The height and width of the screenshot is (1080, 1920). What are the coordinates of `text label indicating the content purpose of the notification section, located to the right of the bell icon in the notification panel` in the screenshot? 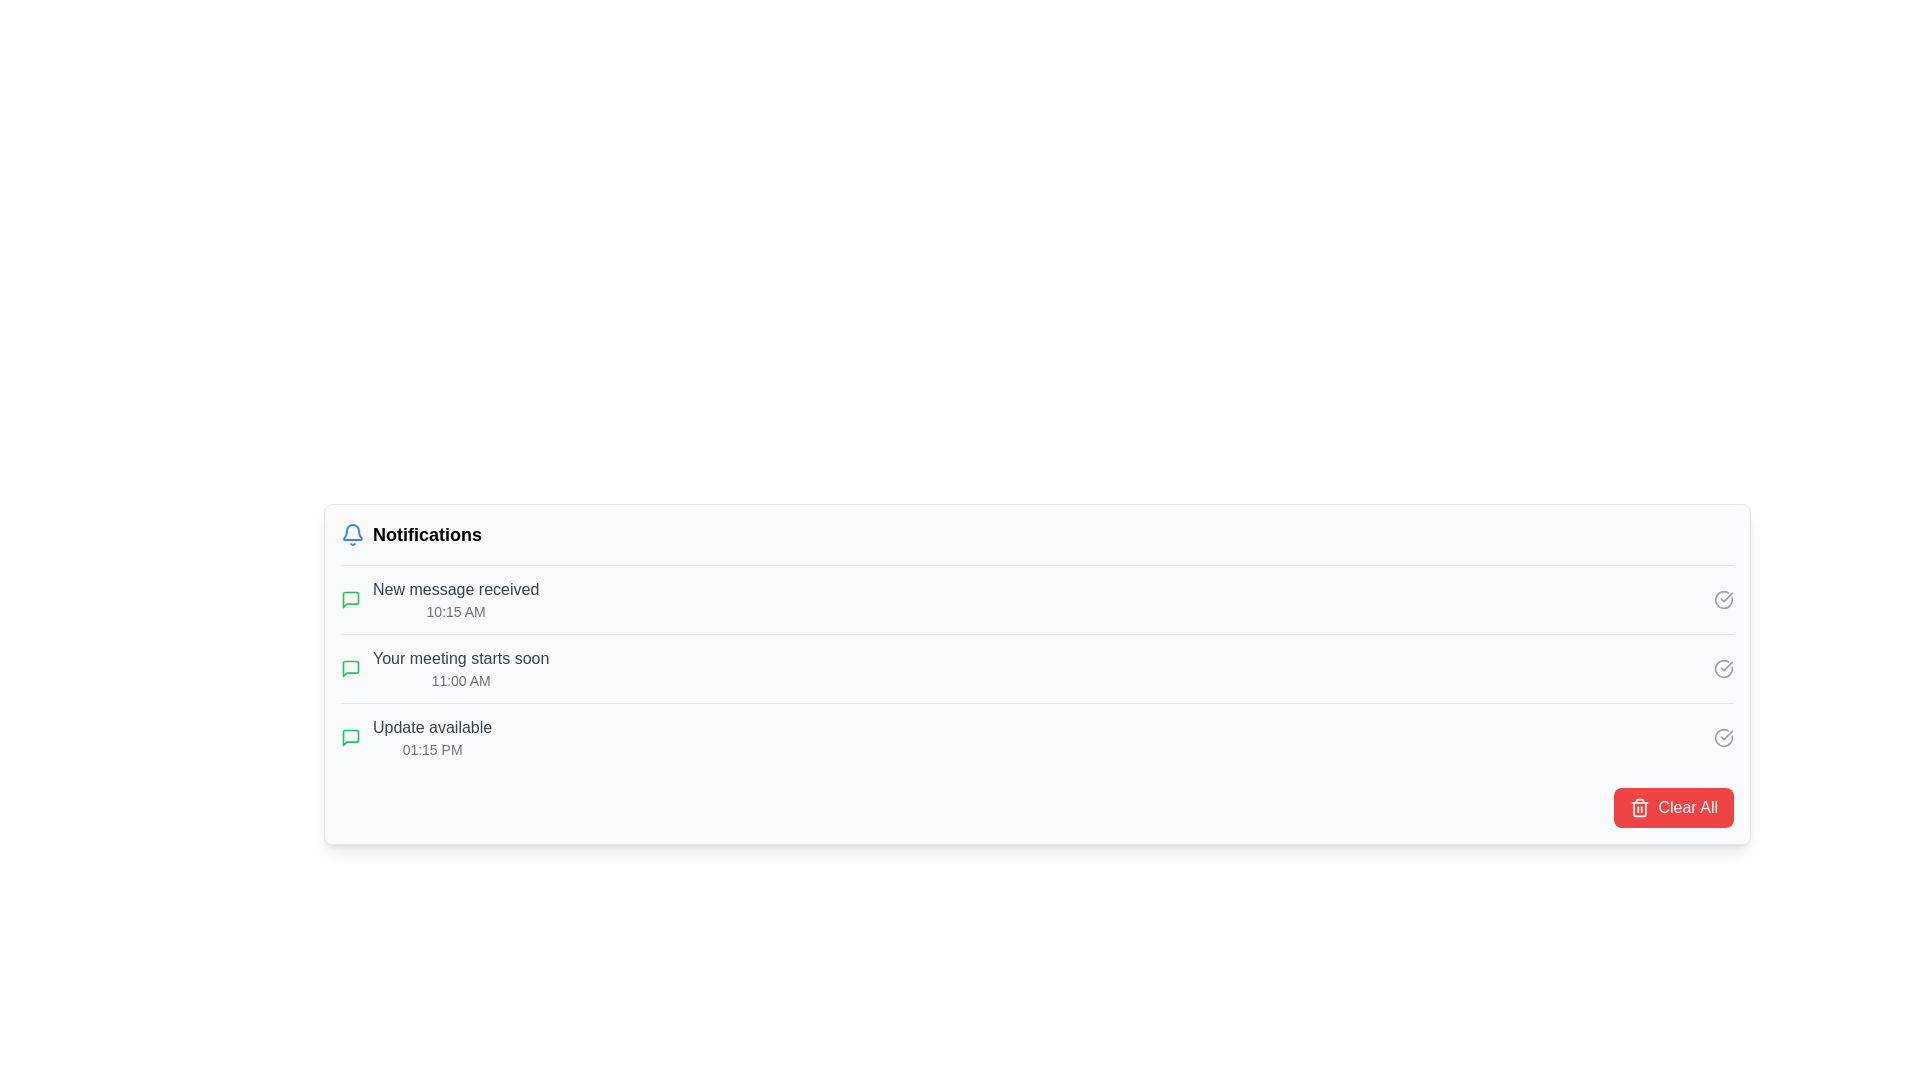 It's located at (426, 534).